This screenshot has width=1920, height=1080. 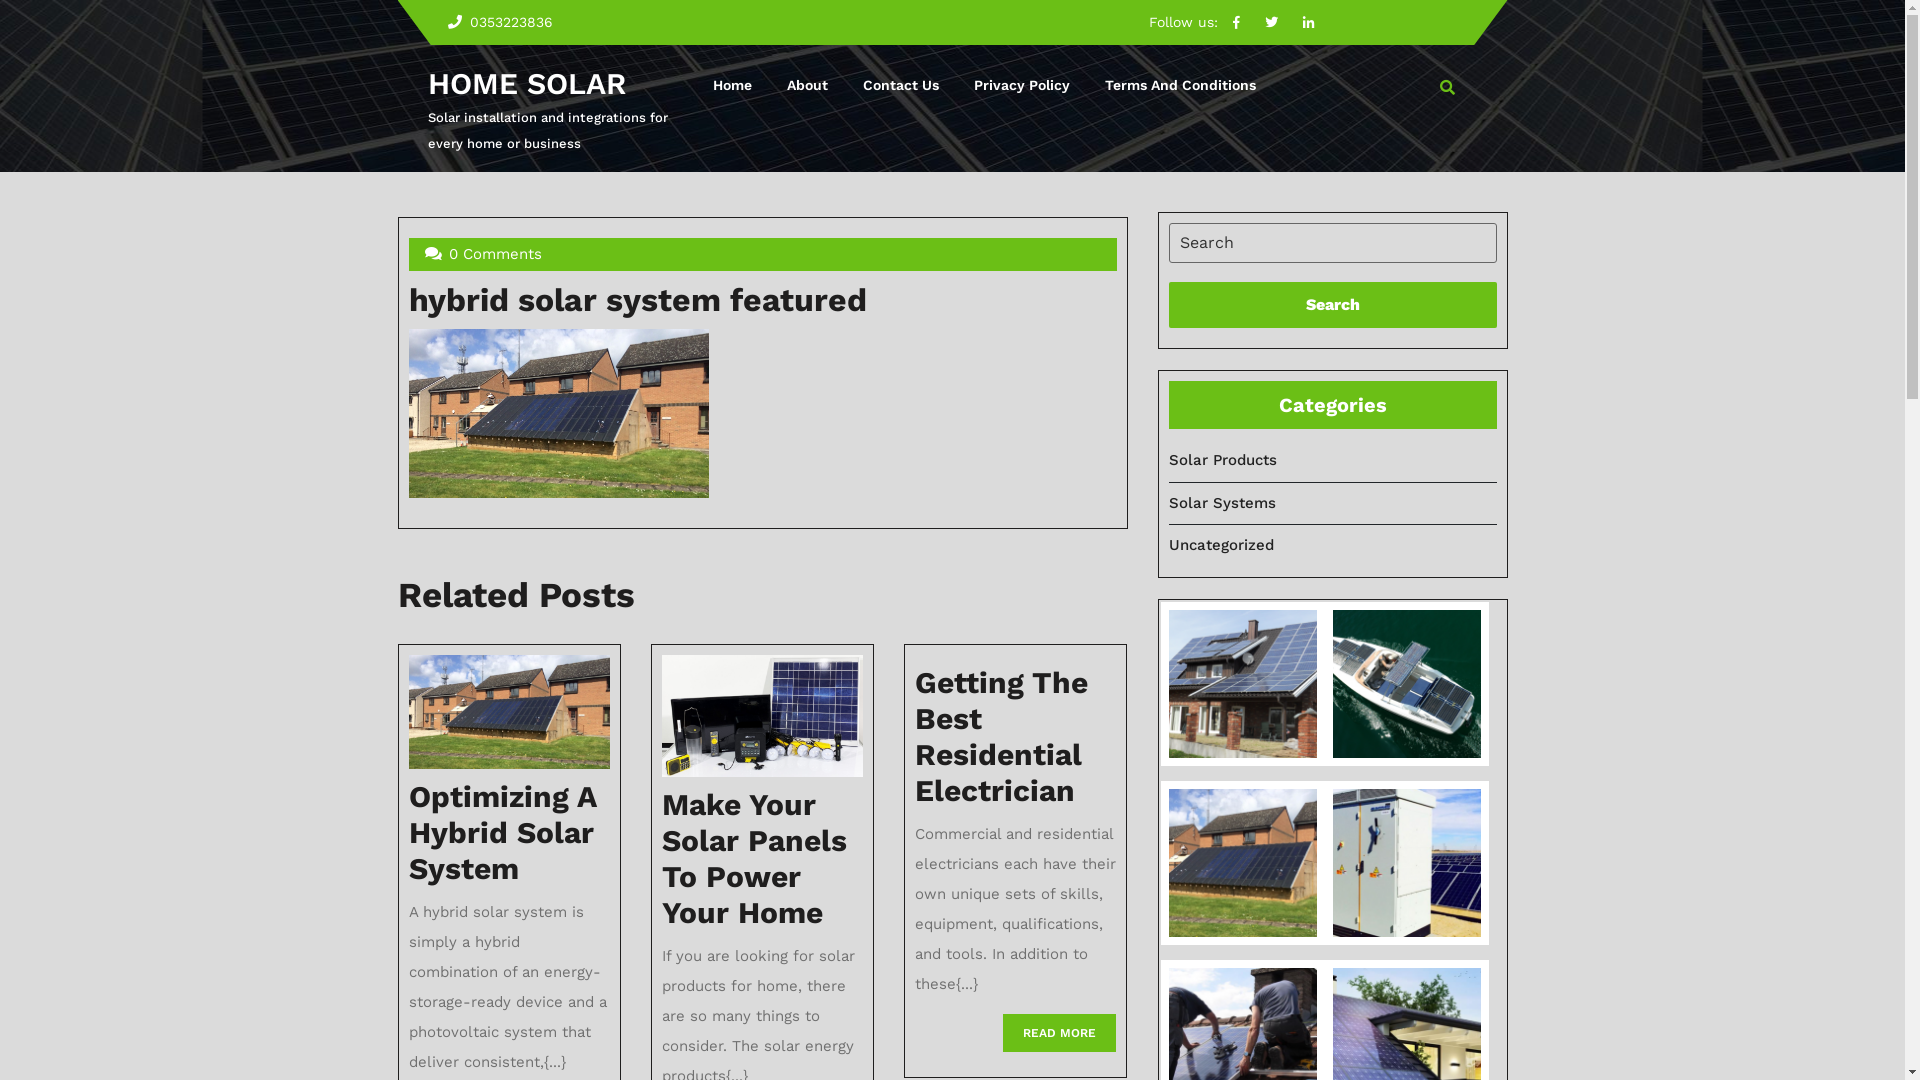 What do you see at coordinates (1292, 21) in the screenshot?
I see `'Linkedin'` at bounding box center [1292, 21].